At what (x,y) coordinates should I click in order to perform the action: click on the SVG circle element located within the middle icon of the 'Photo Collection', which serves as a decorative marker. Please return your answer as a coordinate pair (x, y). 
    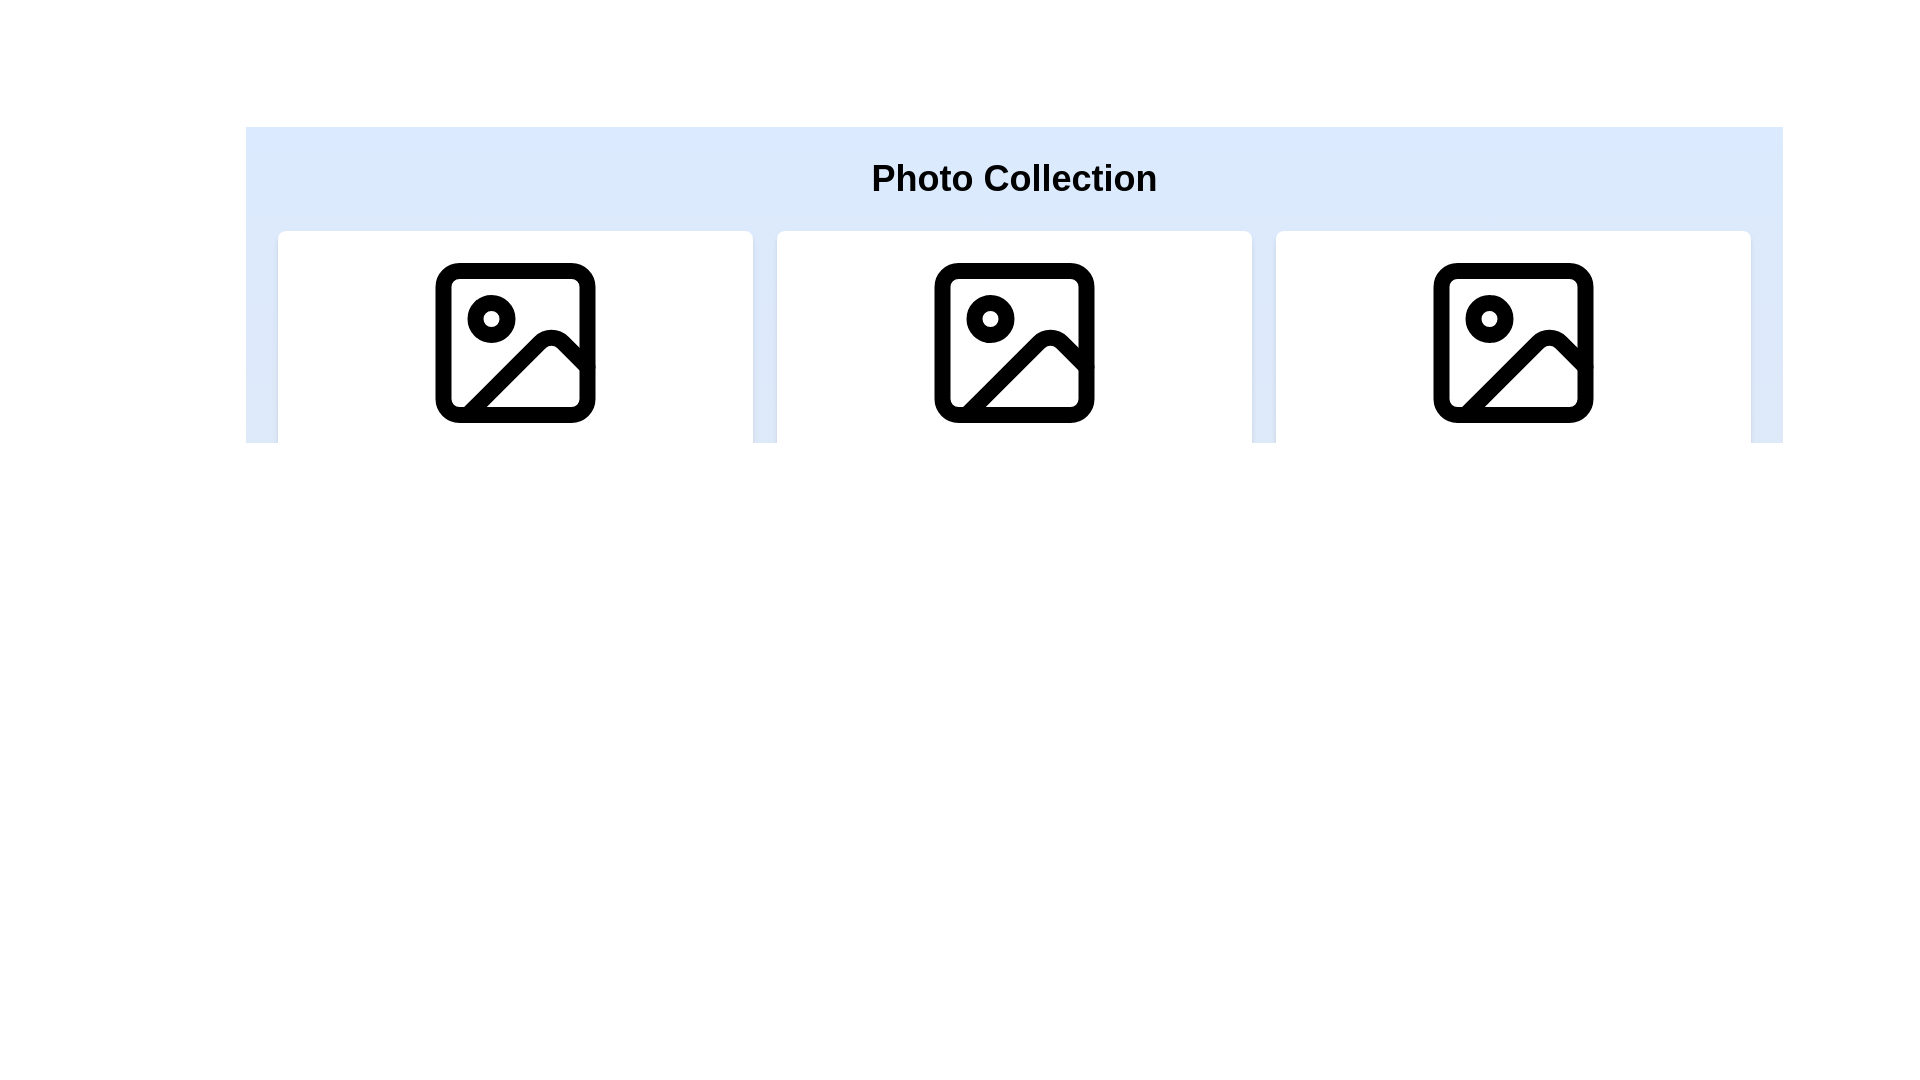
    Looking at the image, I should click on (990, 318).